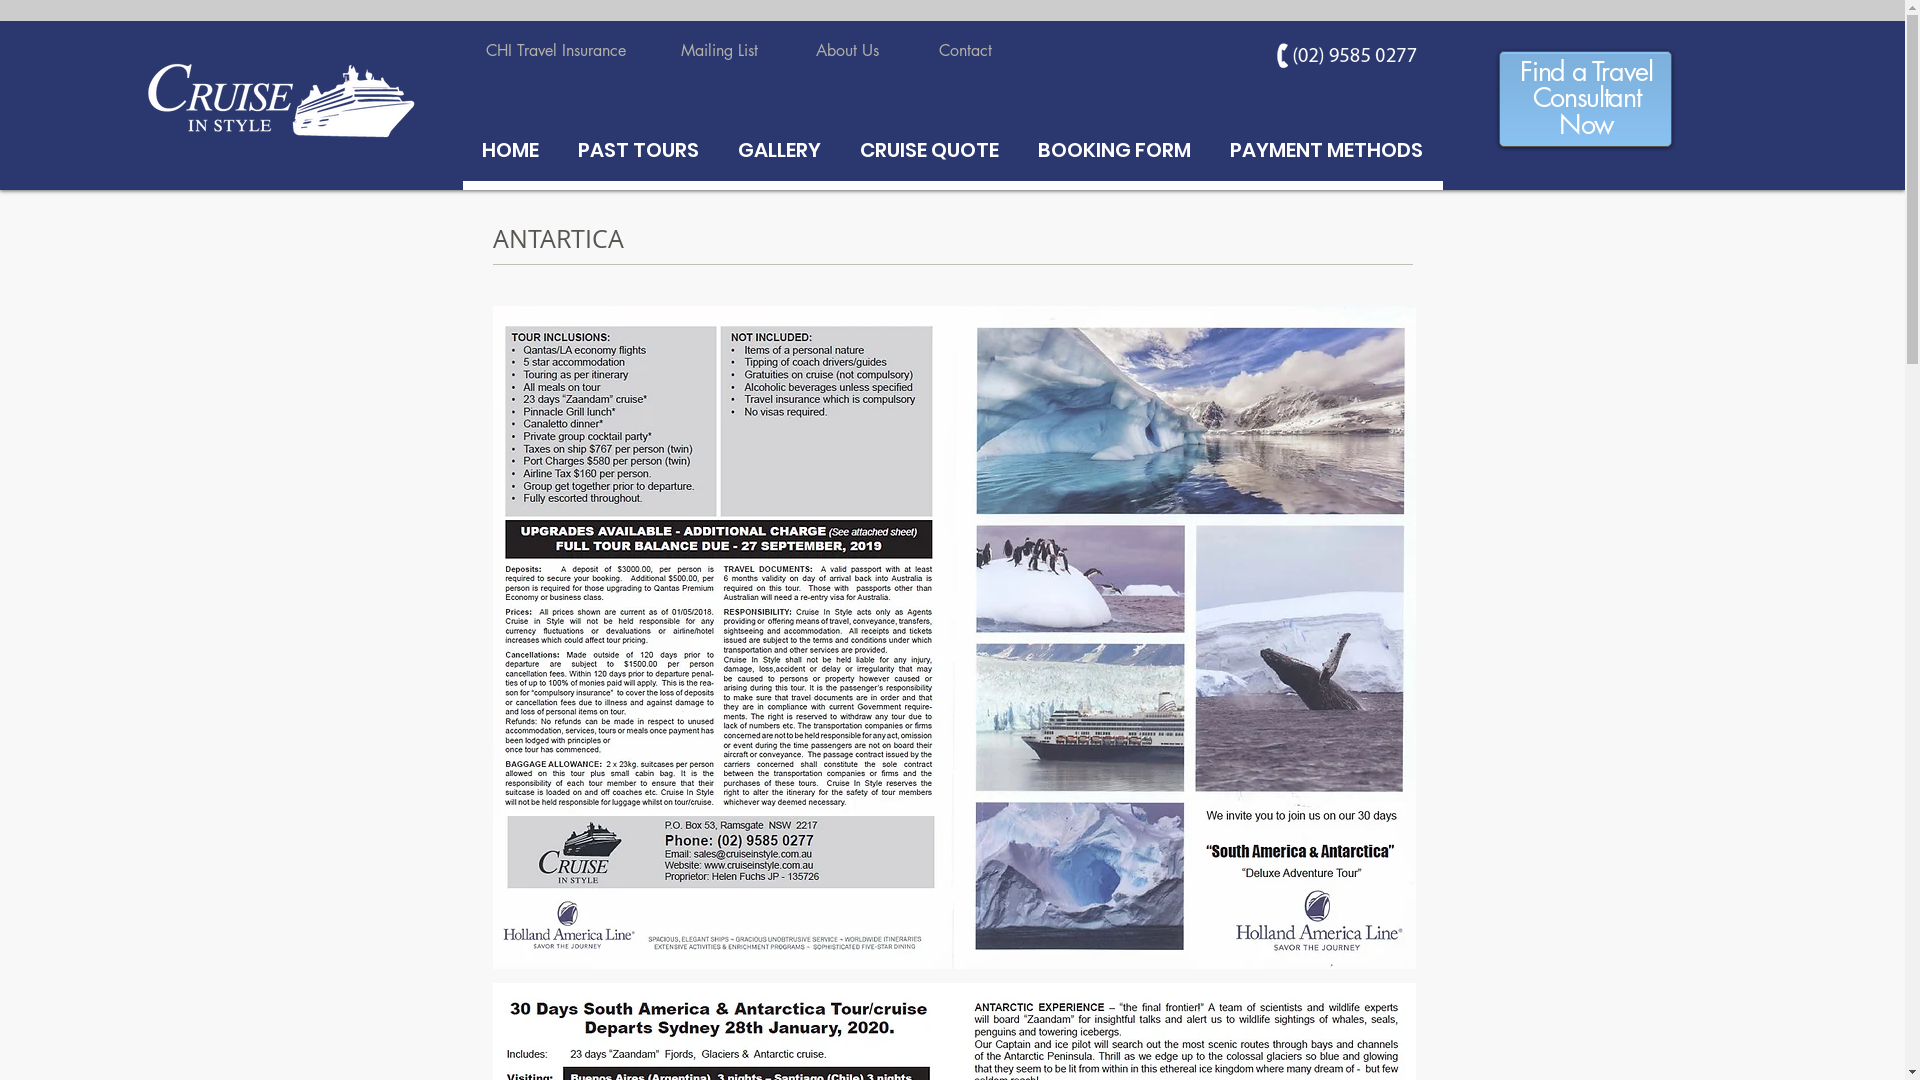  I want to click on 'PAST TOURS', so click(637, 149).